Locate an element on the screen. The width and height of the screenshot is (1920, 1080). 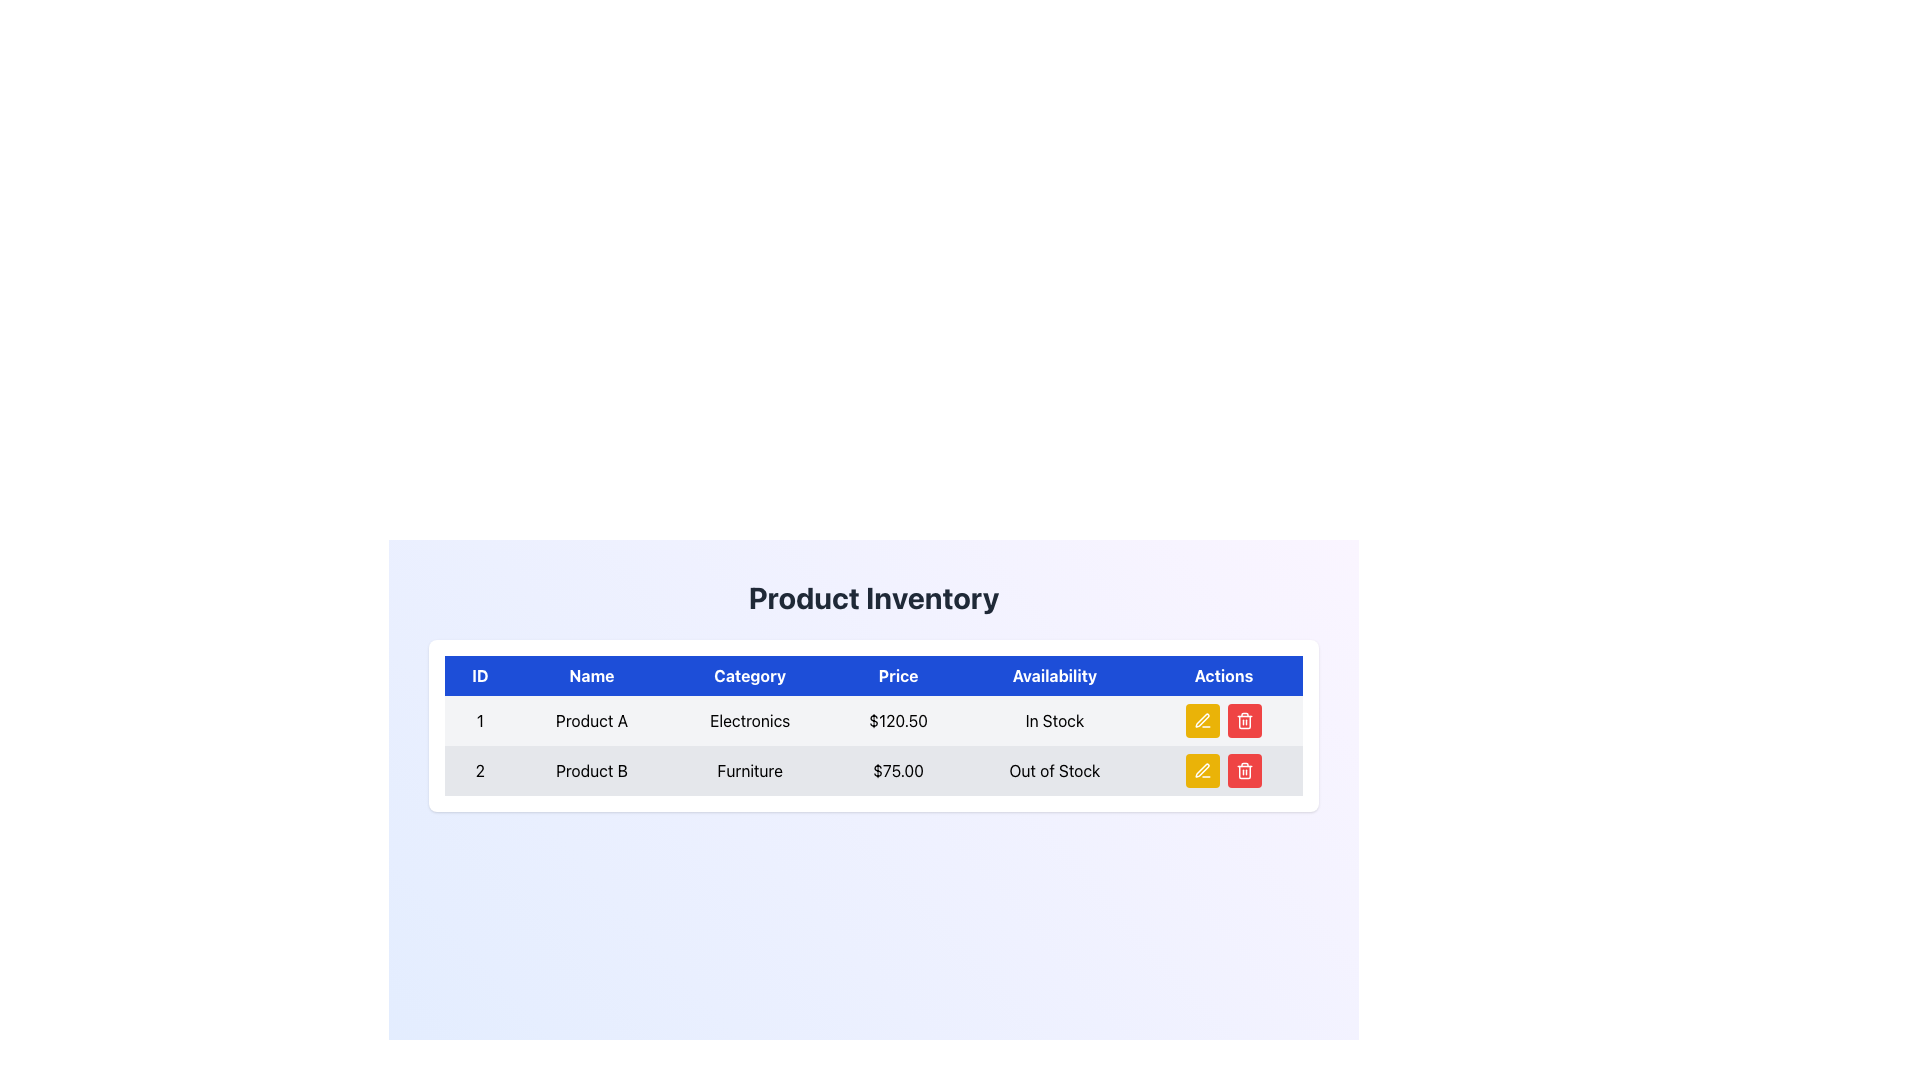
the small, rounded rectangular button with a bright yellow background and a pen icon, located in the 'Actions' column of the first row under 'Product Inventory' is located at coordinates (1201, 721).